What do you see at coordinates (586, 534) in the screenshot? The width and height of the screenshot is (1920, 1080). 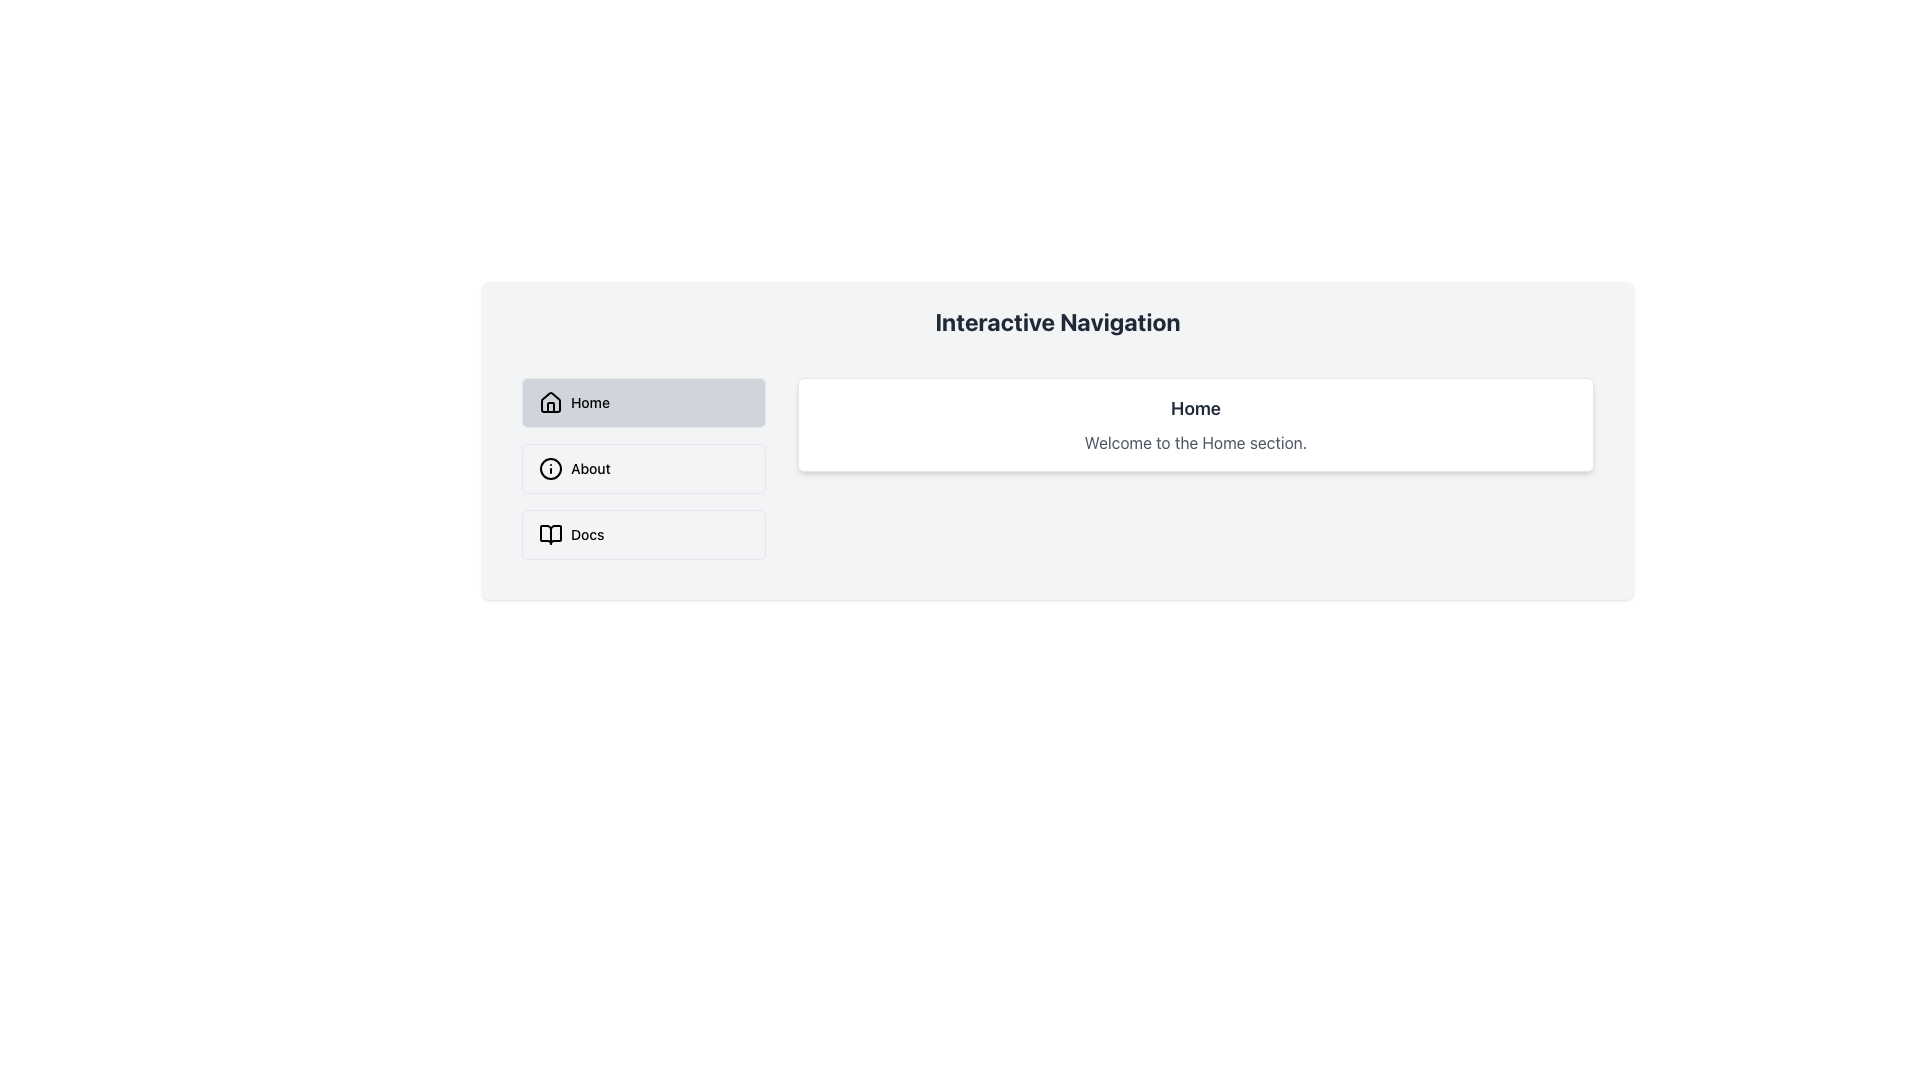 I see `the 'Docs' text label in the third navigation button of the sidebar` at bounding box center [586, 534].